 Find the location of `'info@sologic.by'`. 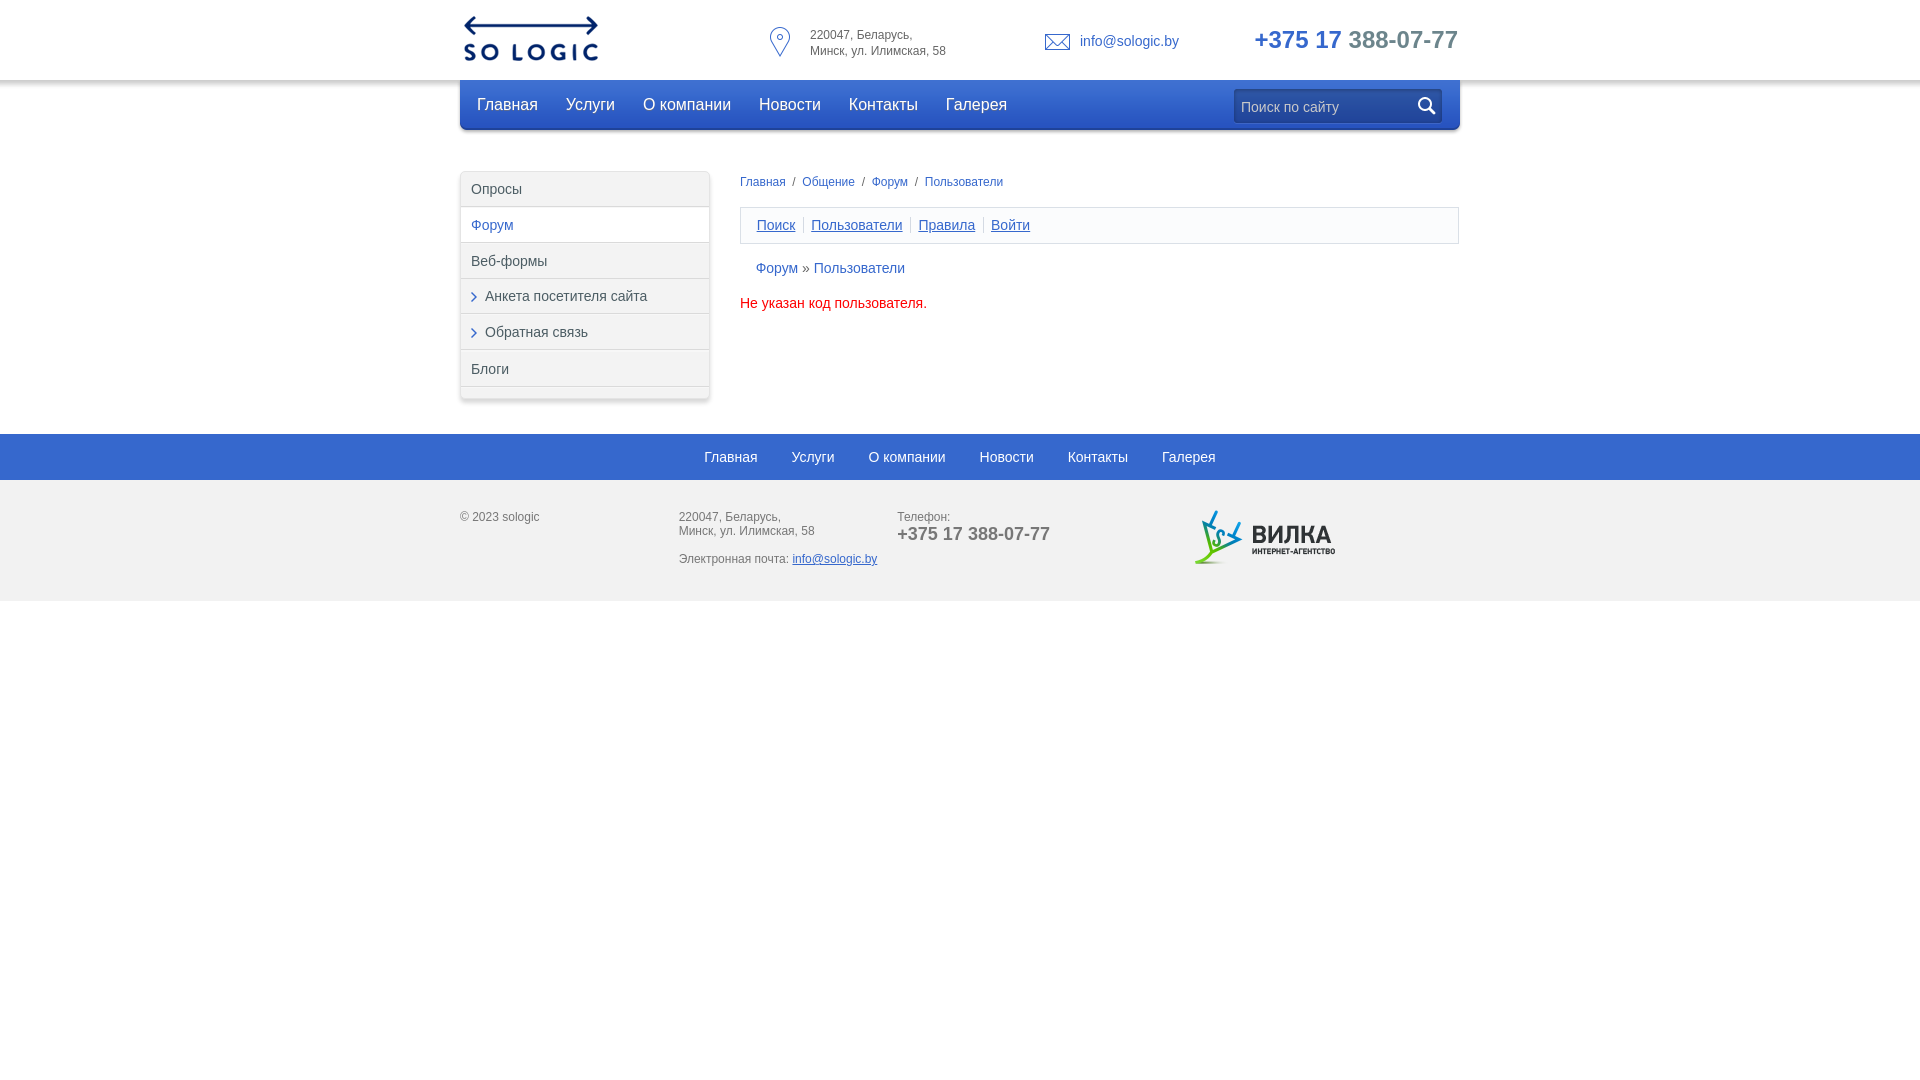

'info@sologic.by' is located at coordinates (1079, 41).